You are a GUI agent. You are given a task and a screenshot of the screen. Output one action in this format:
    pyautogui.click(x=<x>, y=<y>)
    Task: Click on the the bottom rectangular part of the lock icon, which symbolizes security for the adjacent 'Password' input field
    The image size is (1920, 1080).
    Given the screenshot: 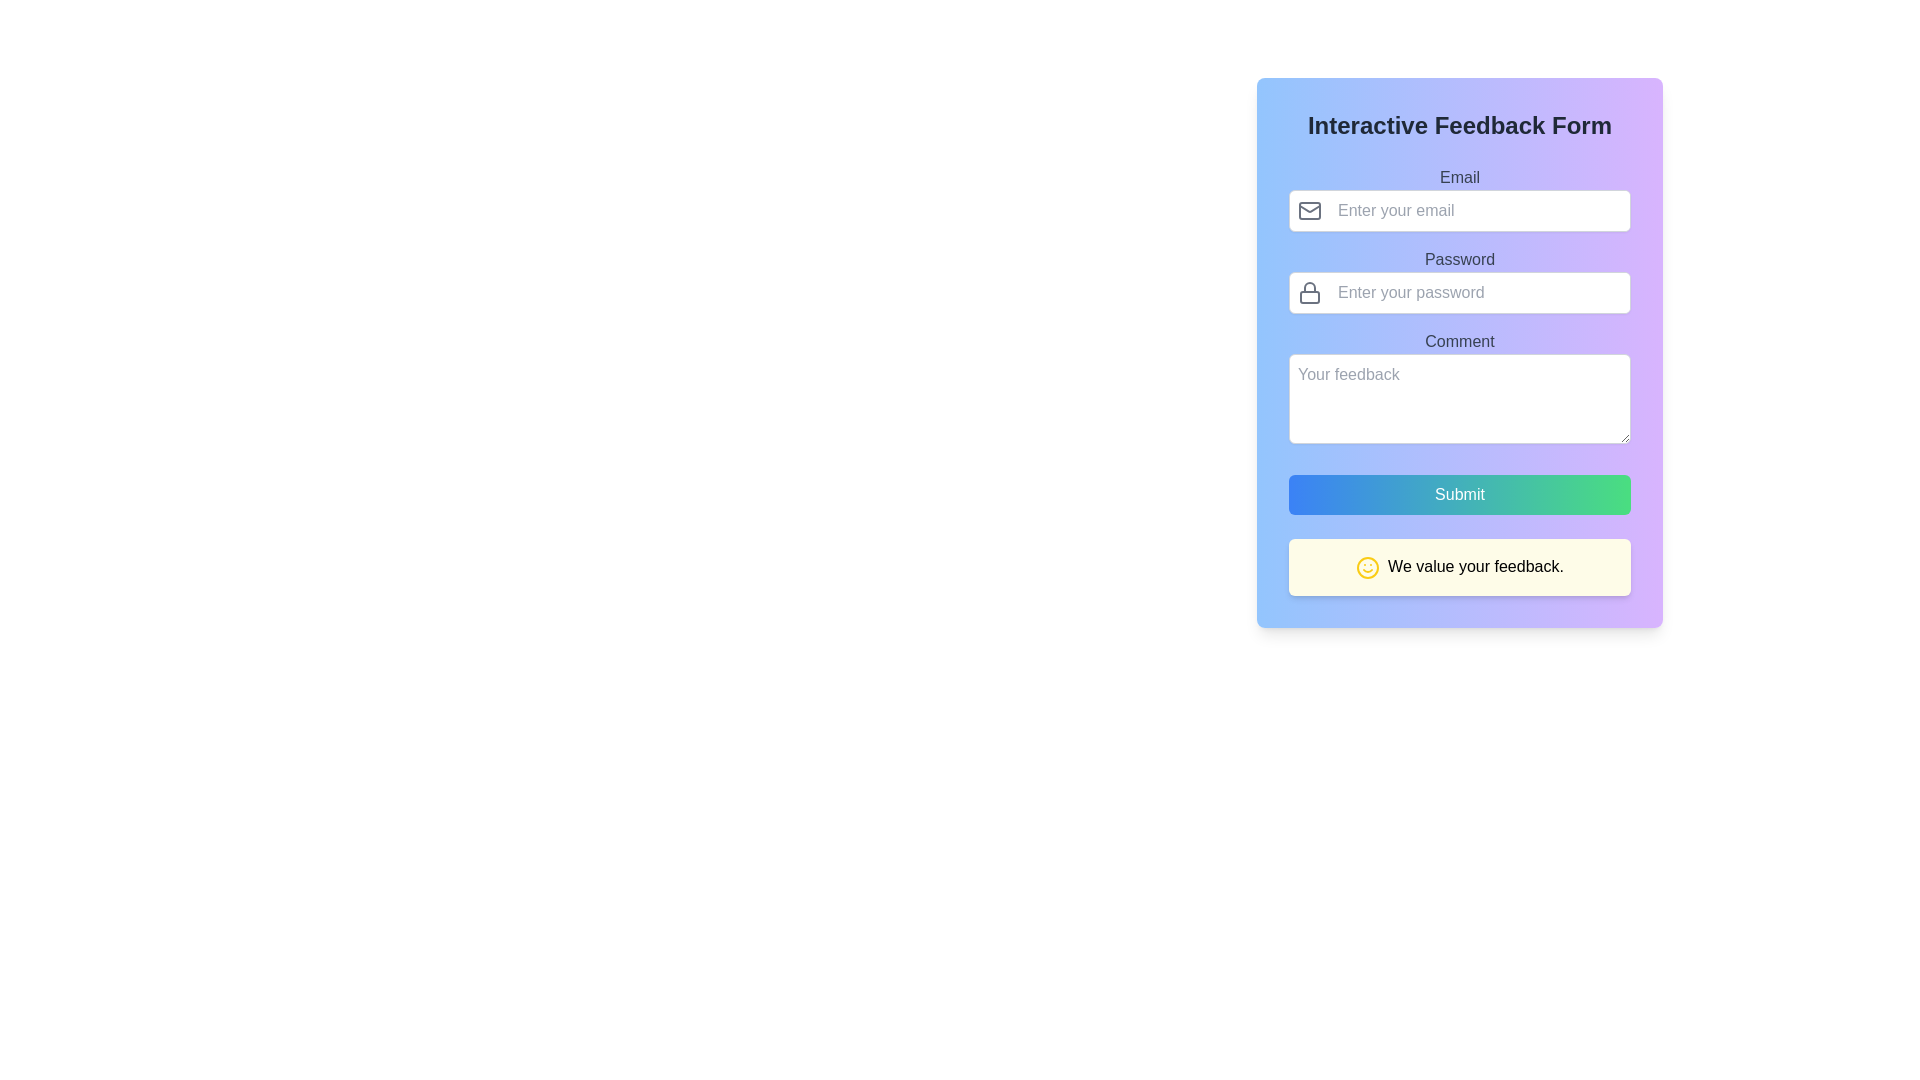 What is the action you would take?
    pyautogui.click(x=1310, y=297)
    